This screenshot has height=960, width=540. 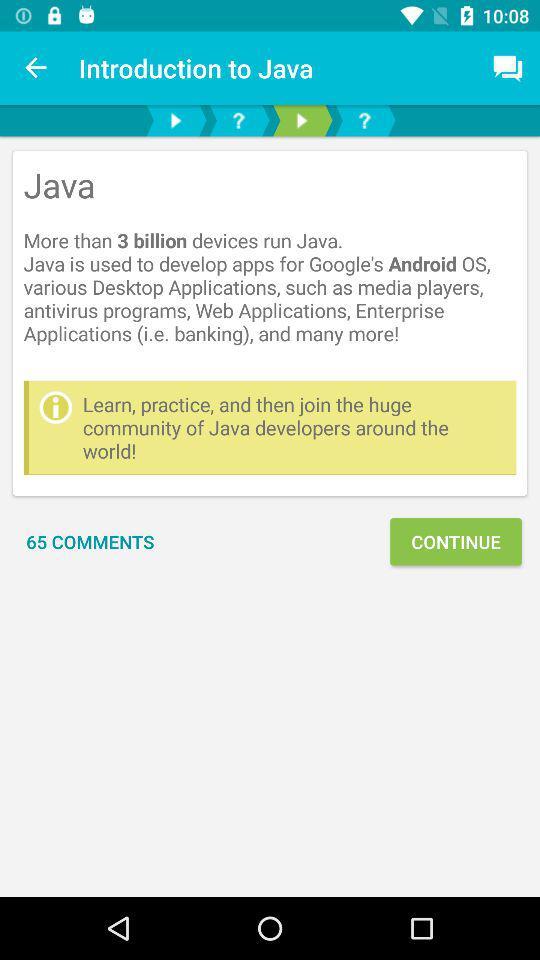 What do you see at coordinates (89, 541) in the screenshot?
I see `the icon next to continue item` at bounding box center [89, 541].